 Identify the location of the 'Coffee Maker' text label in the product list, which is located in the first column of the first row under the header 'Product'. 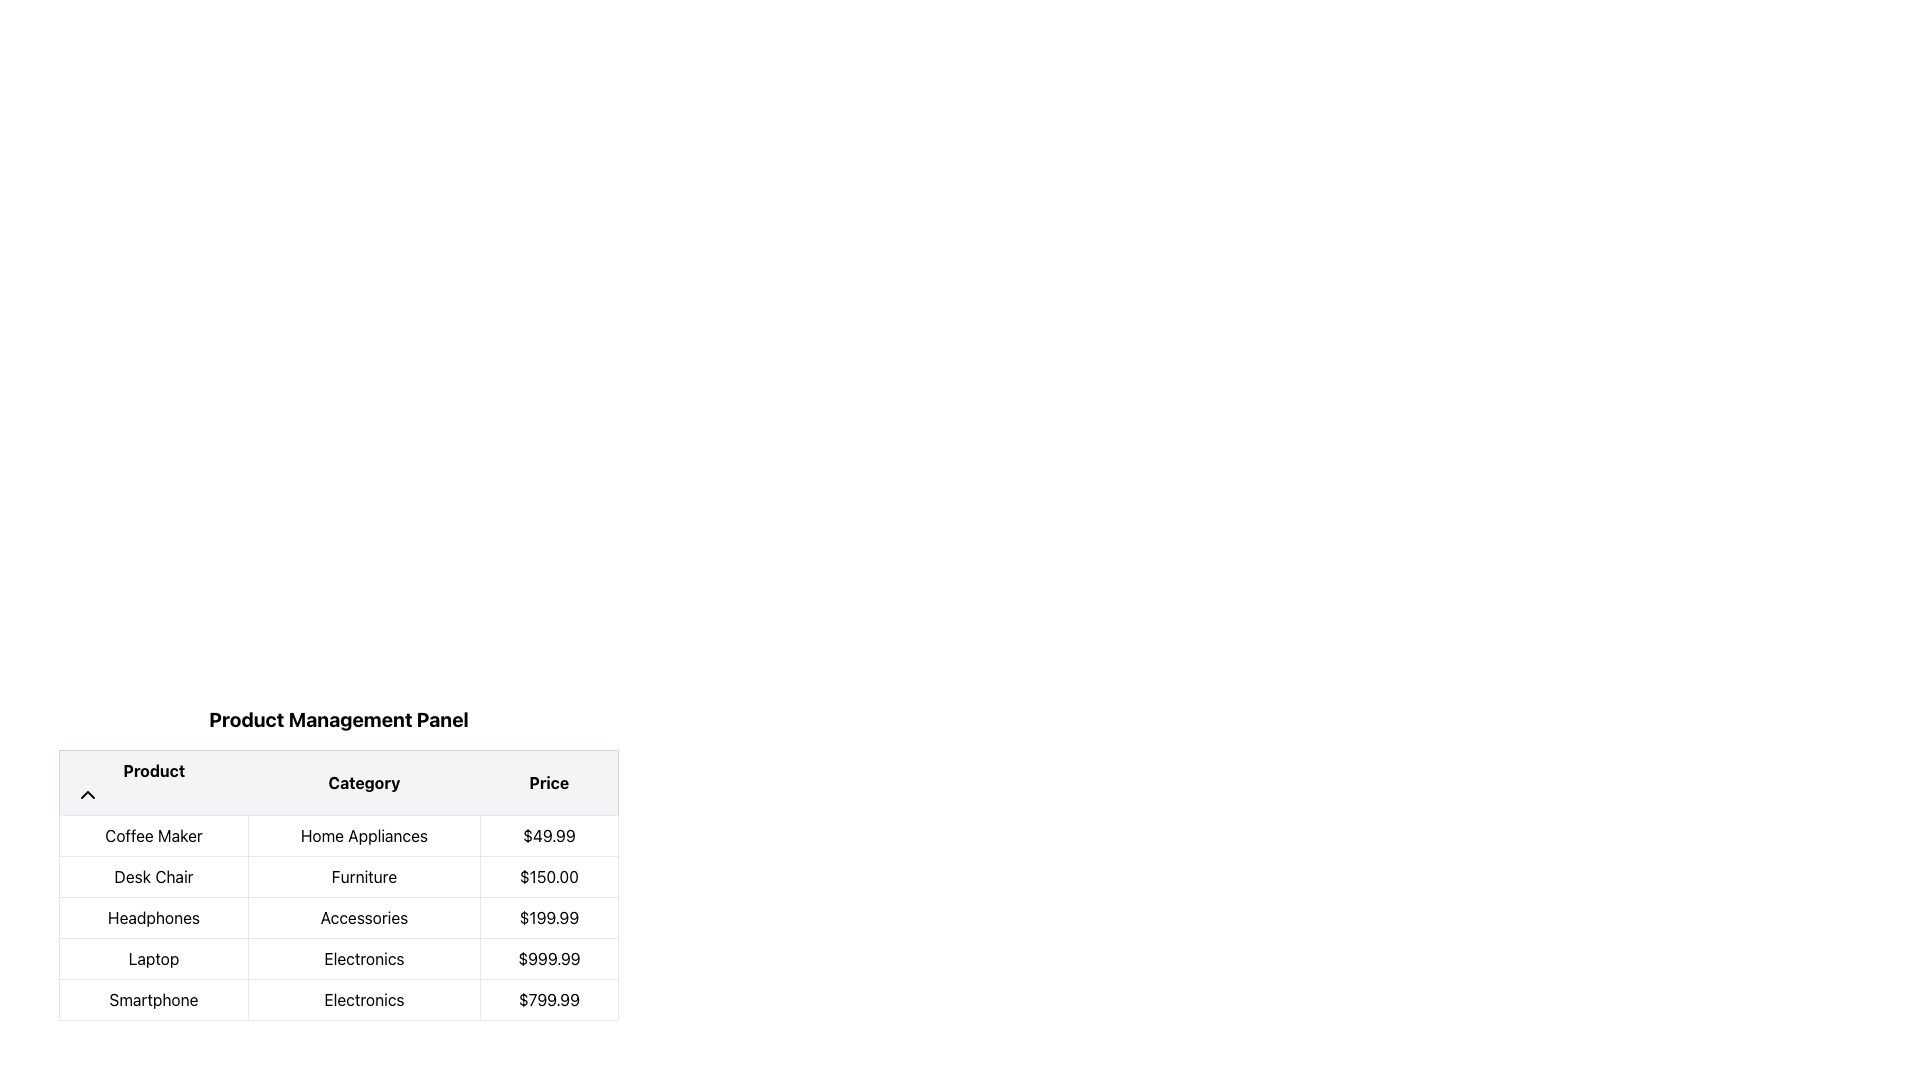
(152, 836).